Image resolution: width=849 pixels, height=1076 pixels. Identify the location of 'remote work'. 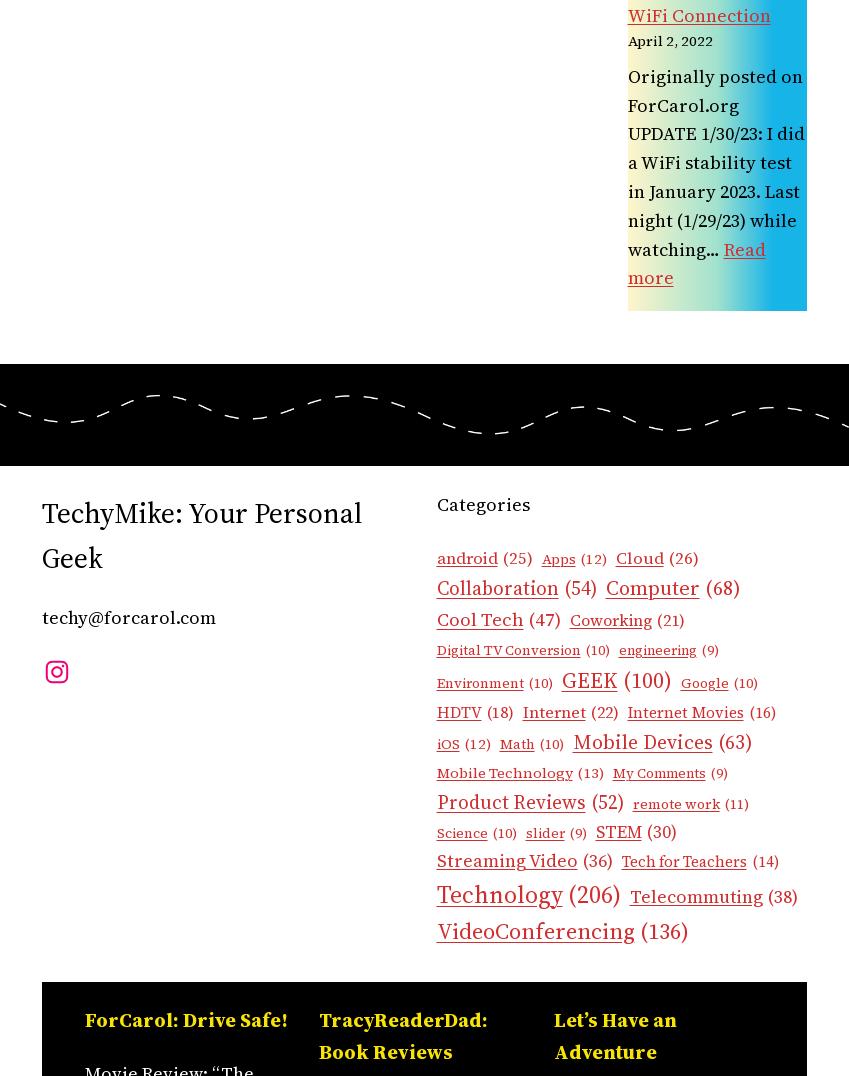
(674, 804).